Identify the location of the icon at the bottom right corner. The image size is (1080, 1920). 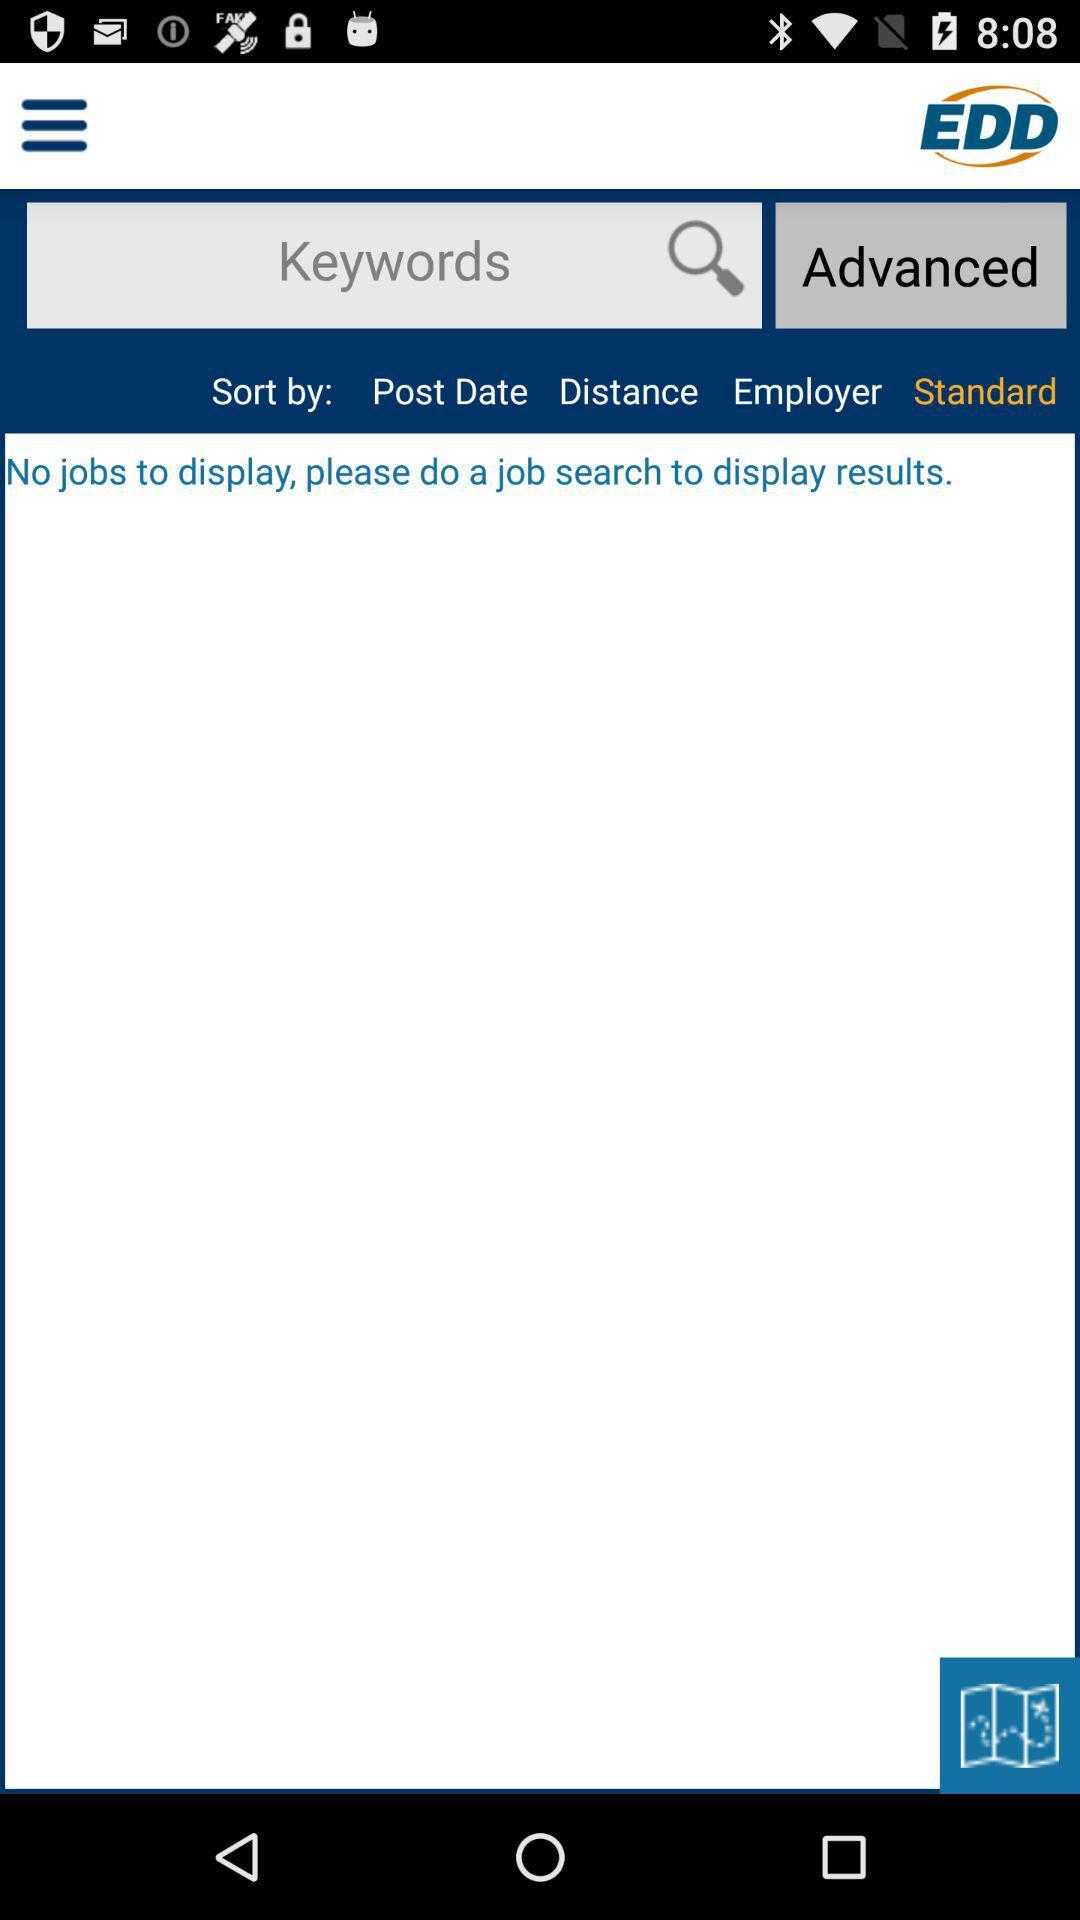
(1009, 1724).